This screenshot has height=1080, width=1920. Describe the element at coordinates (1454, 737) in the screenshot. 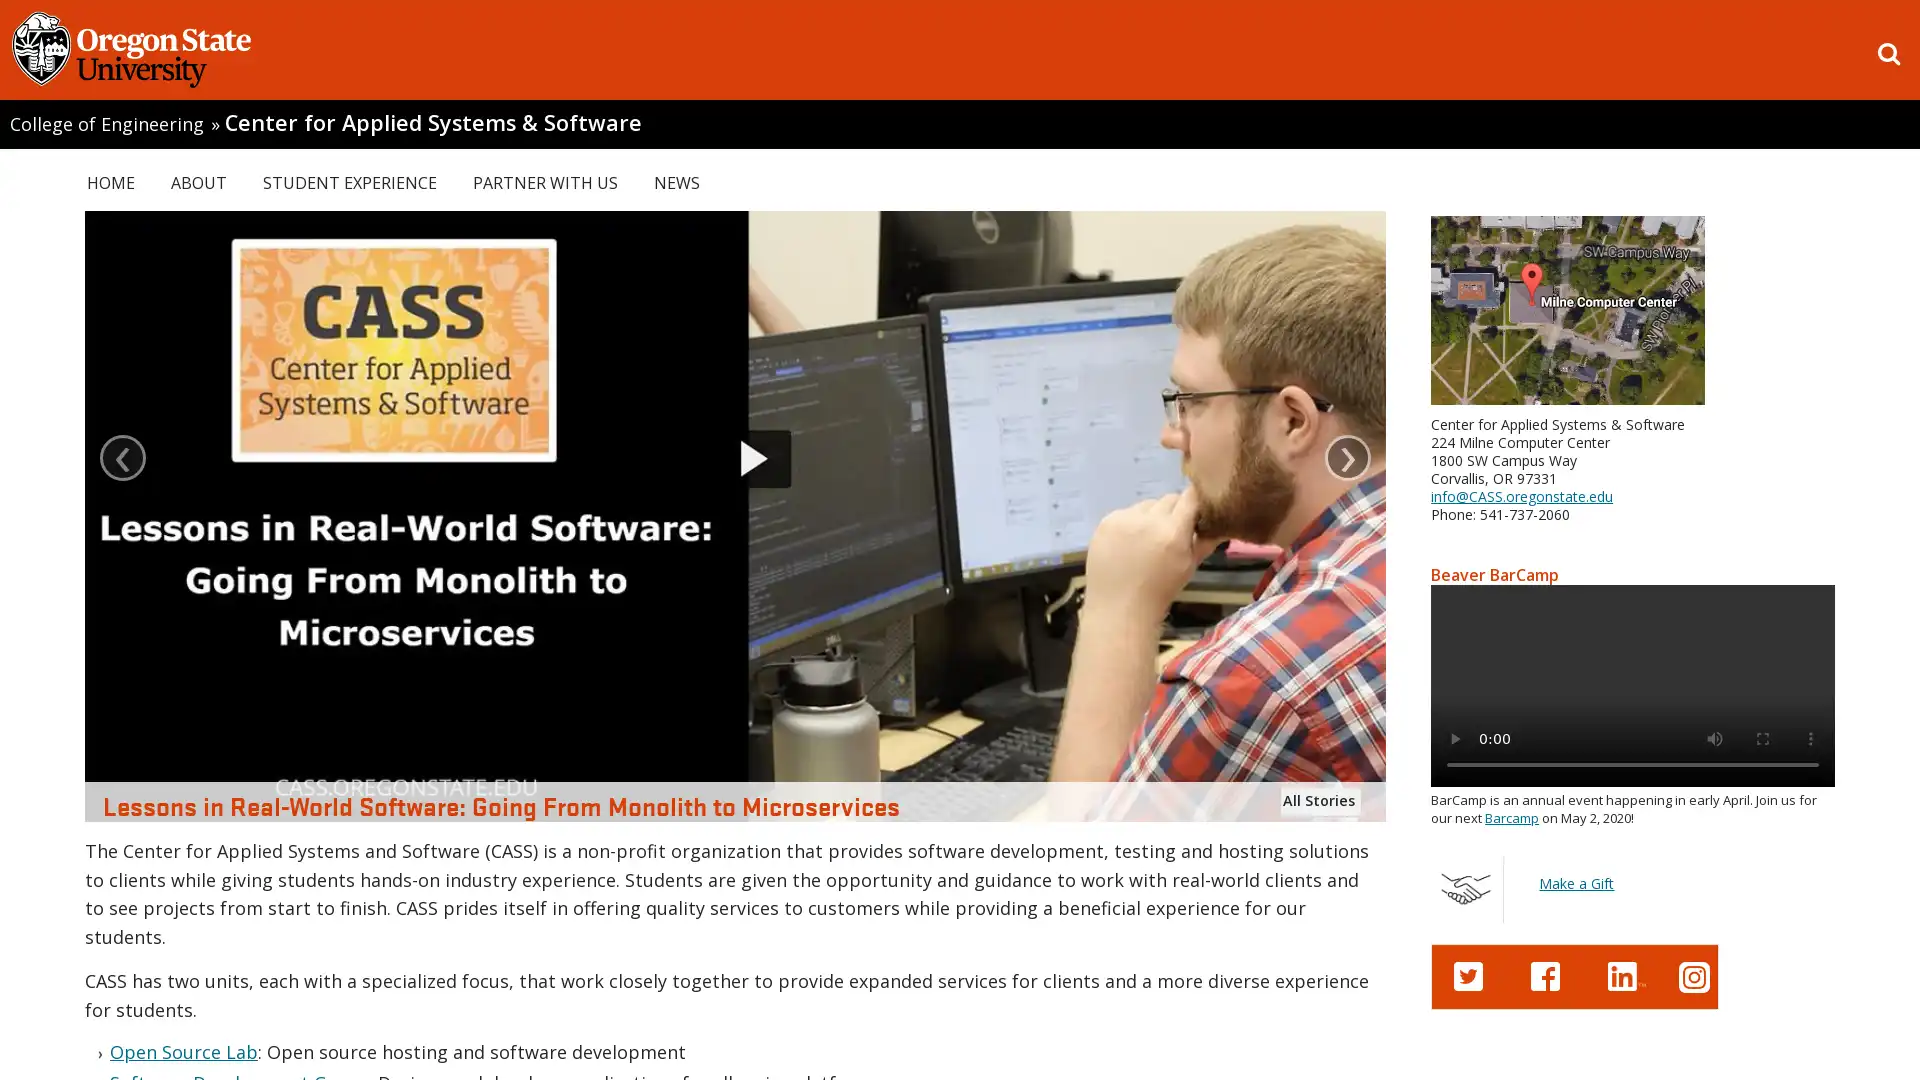

I see `play` at that location.